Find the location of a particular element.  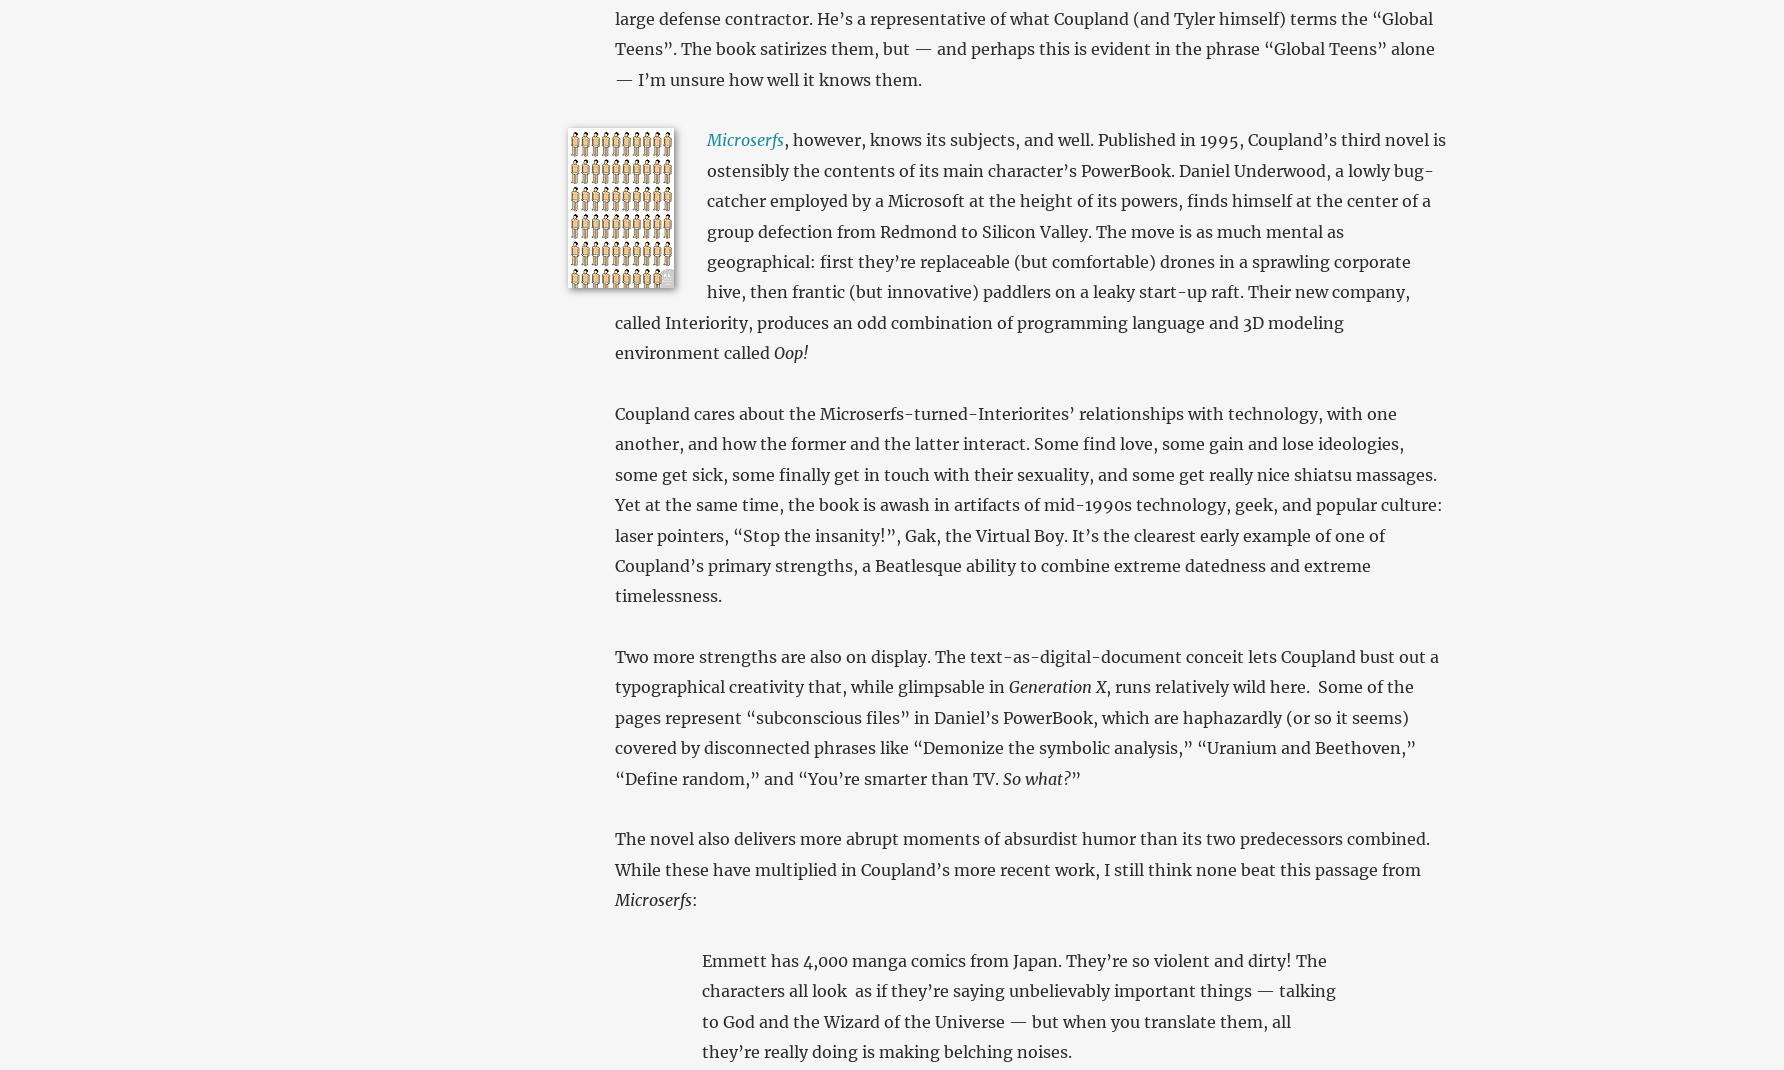

', however, knows its subjects, and well. Published in 1995, Coupland’s third novel is ostensibly the contents of its main character’s PowerBook. Daniel Underwood, a lowly bug-catcher employed by a Microsoft at the height of its powers, finds himself at the center of a group defection from Redmond to Silicon Valley. The move is as much mental as geographical: first they’re replaceable (but comfortable) drones in a sprawling corporate hive, then frantic (but innovative) paddlers on a leaky start-up raft. Their new company, called Interiority, produces an odd combination of programming language and 3D modeling environment called' is located at coordinates (1028, 245).